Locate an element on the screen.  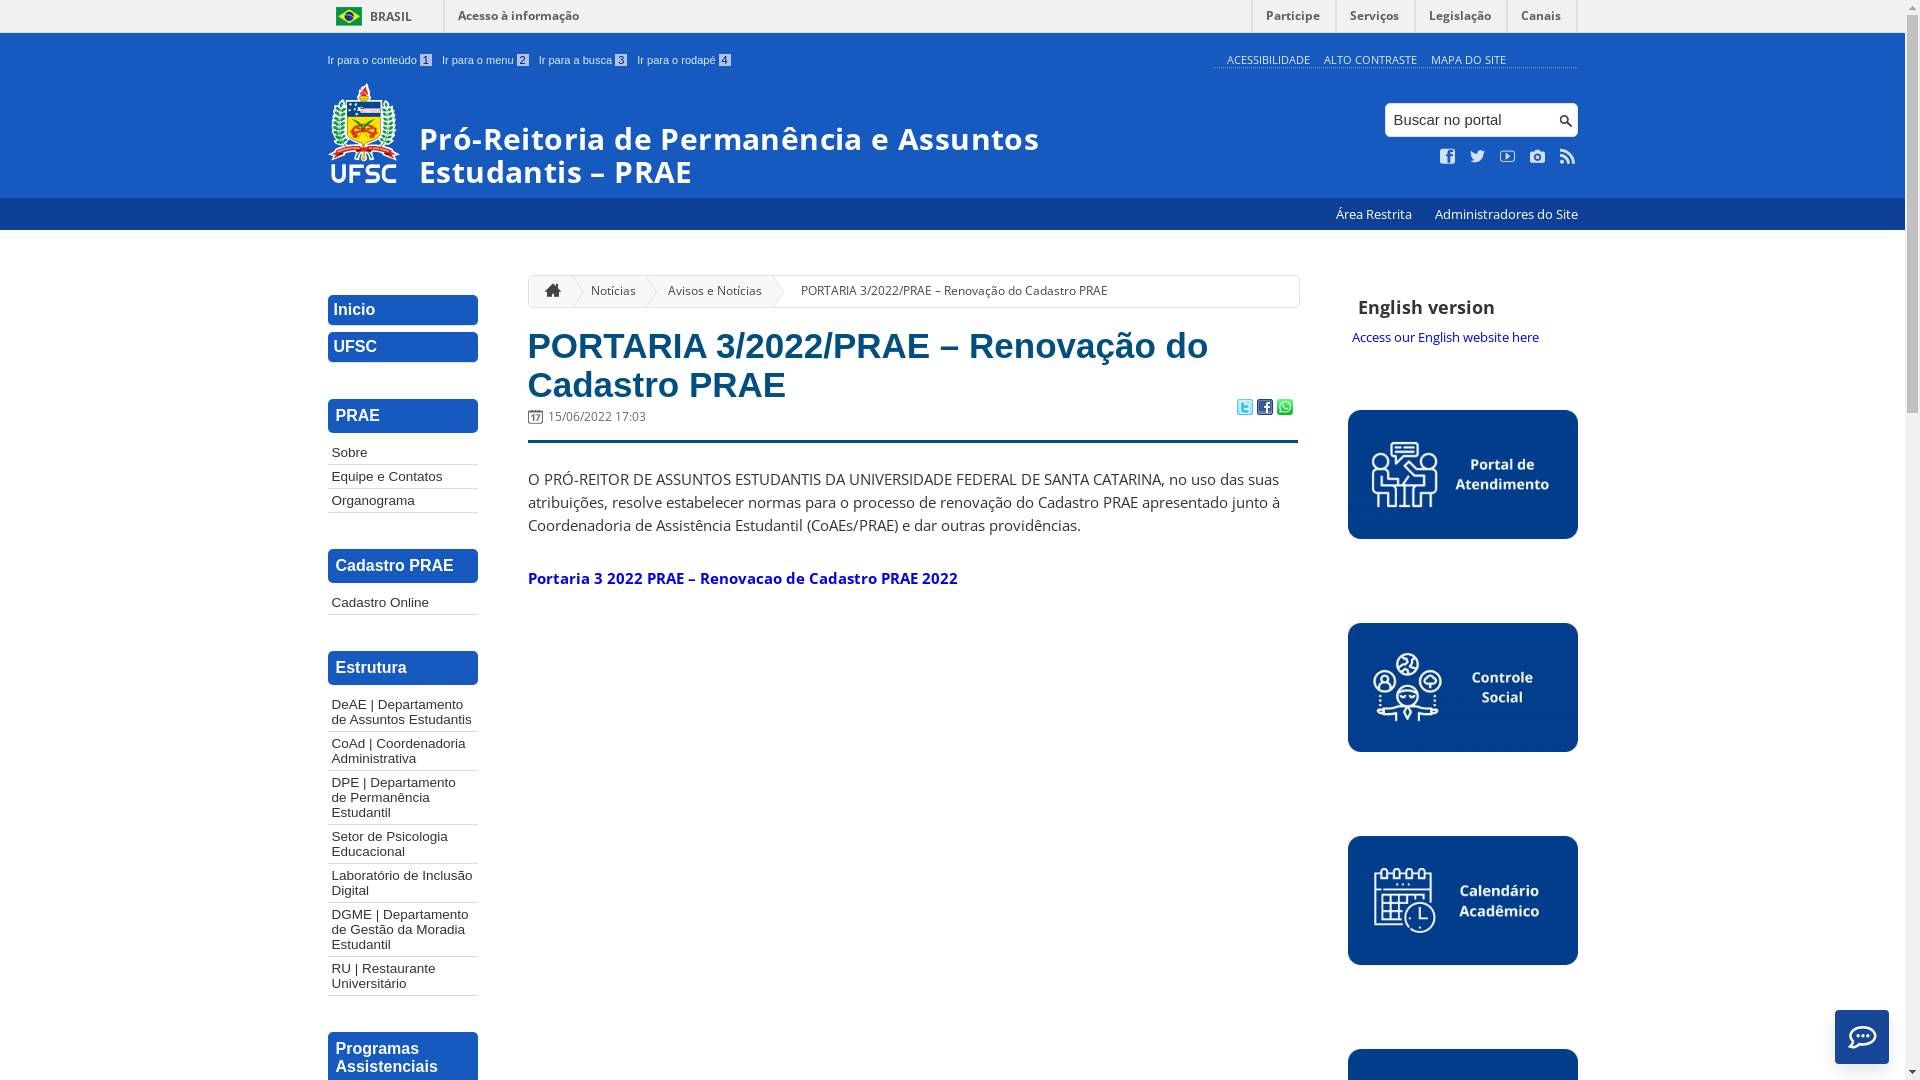
'Access our English website here' is located at coordinates (1463, 335).